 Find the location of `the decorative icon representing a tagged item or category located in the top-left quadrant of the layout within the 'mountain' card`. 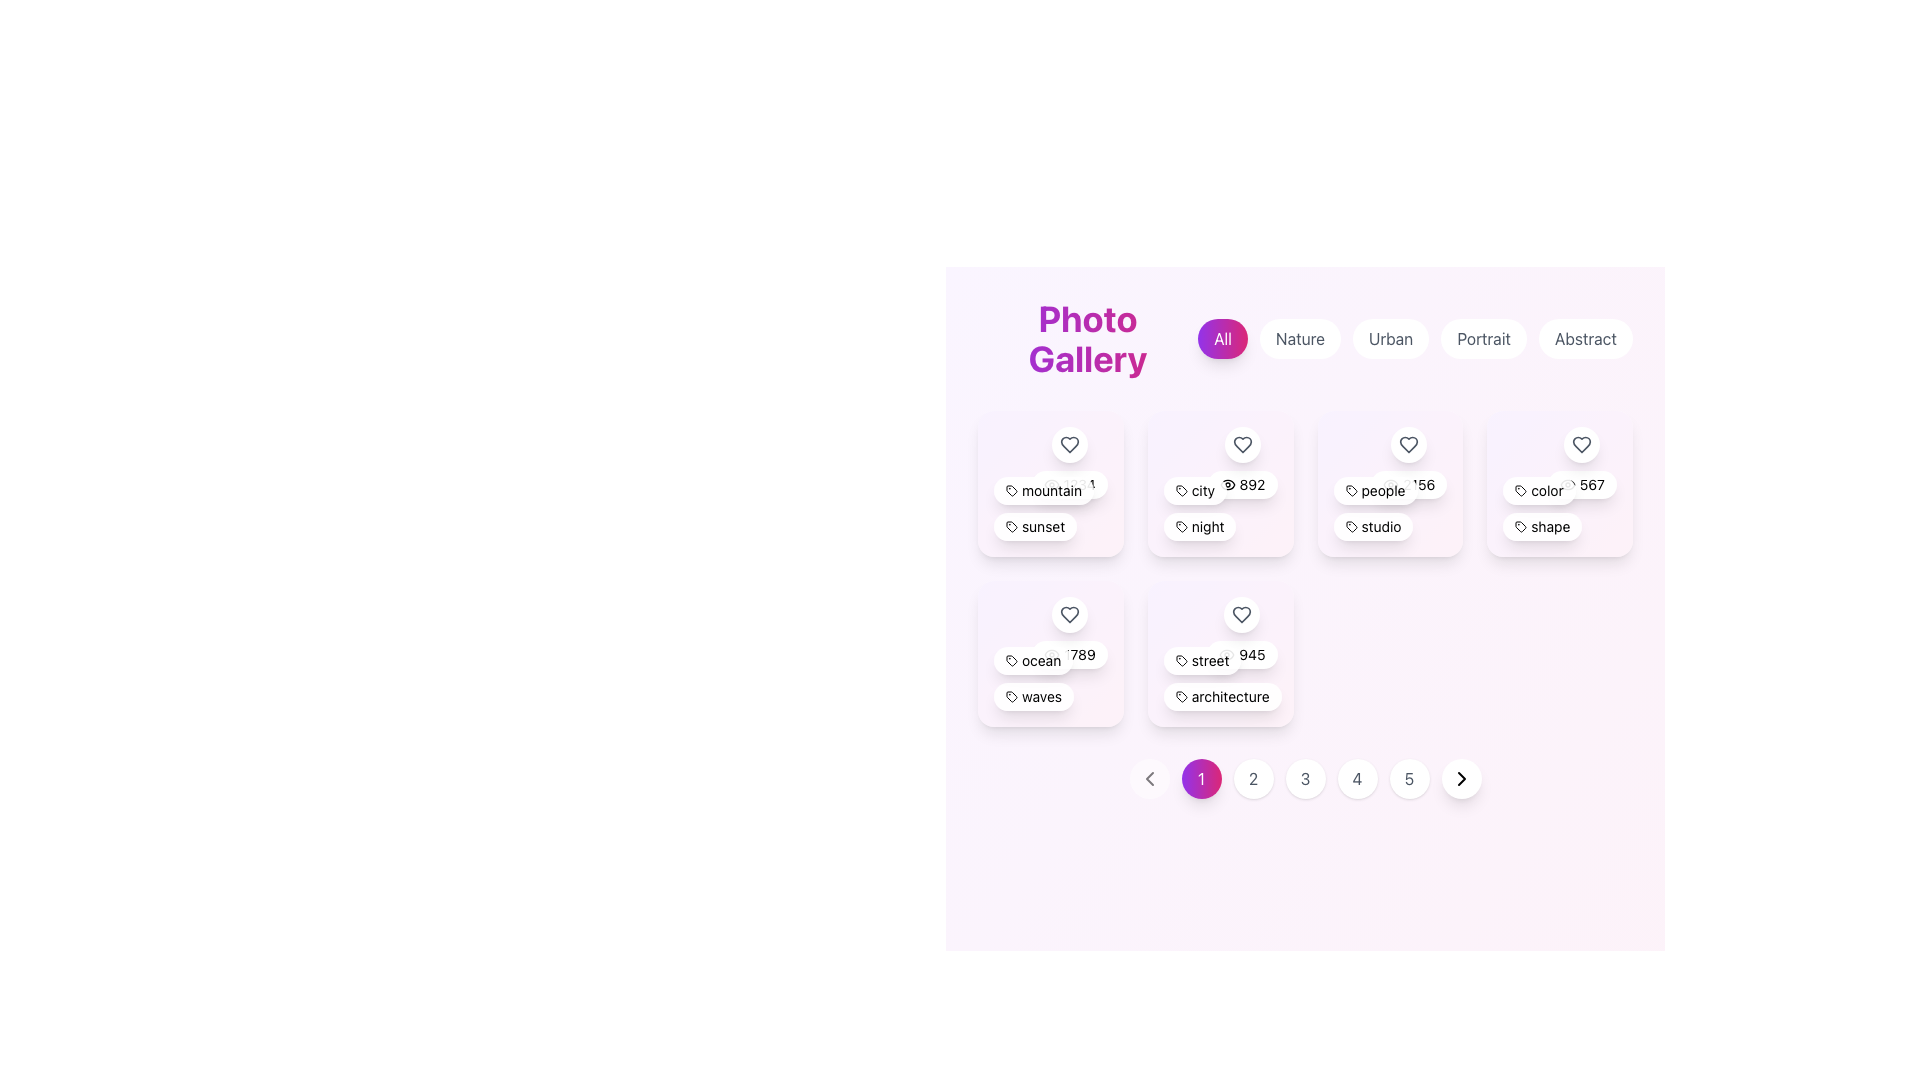

the decorative icon representing a tagged item or category located in the top-left quadrant of the layout within the 'mountain' card is located at coordinates (1012, 490).